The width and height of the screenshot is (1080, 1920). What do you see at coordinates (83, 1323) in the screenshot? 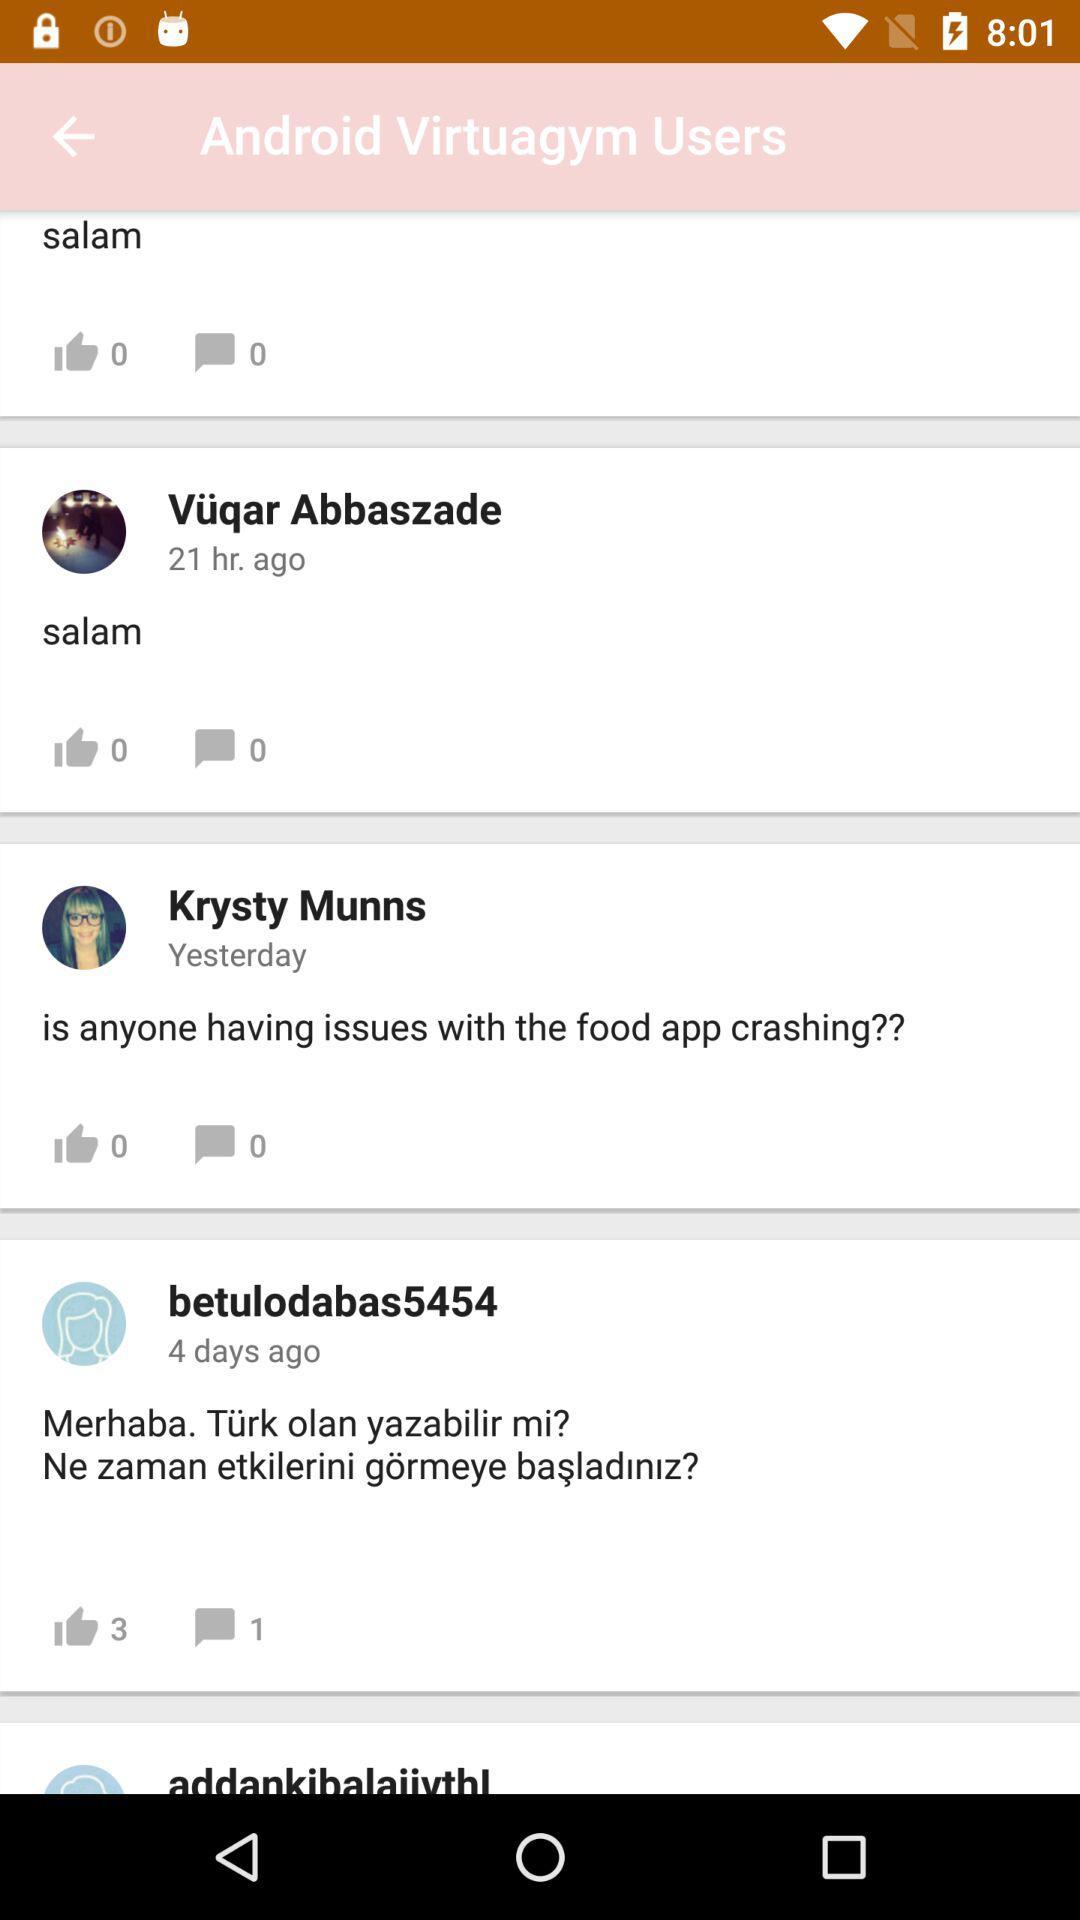
I see `avatar icon` at bounding box center [83, 1323].